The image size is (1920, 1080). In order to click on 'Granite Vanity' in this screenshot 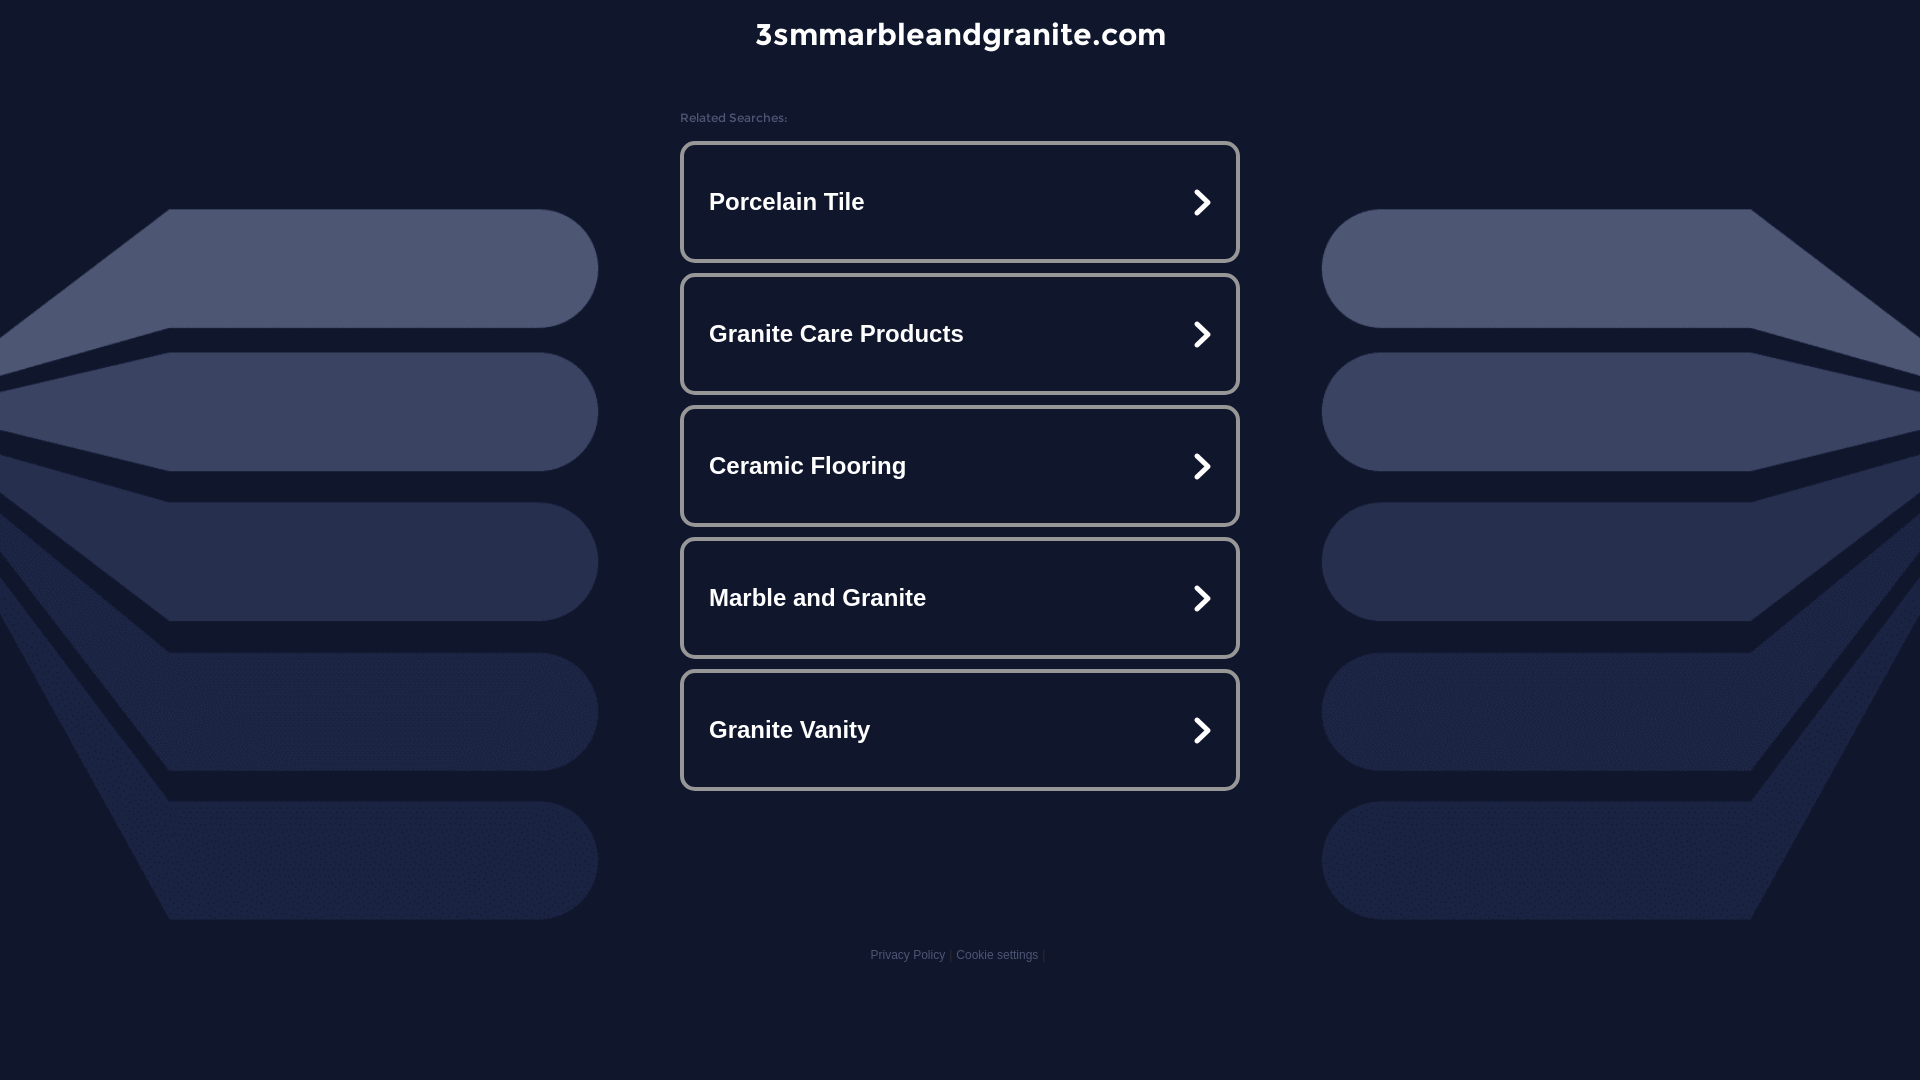, I will do `click(960, 729)`.